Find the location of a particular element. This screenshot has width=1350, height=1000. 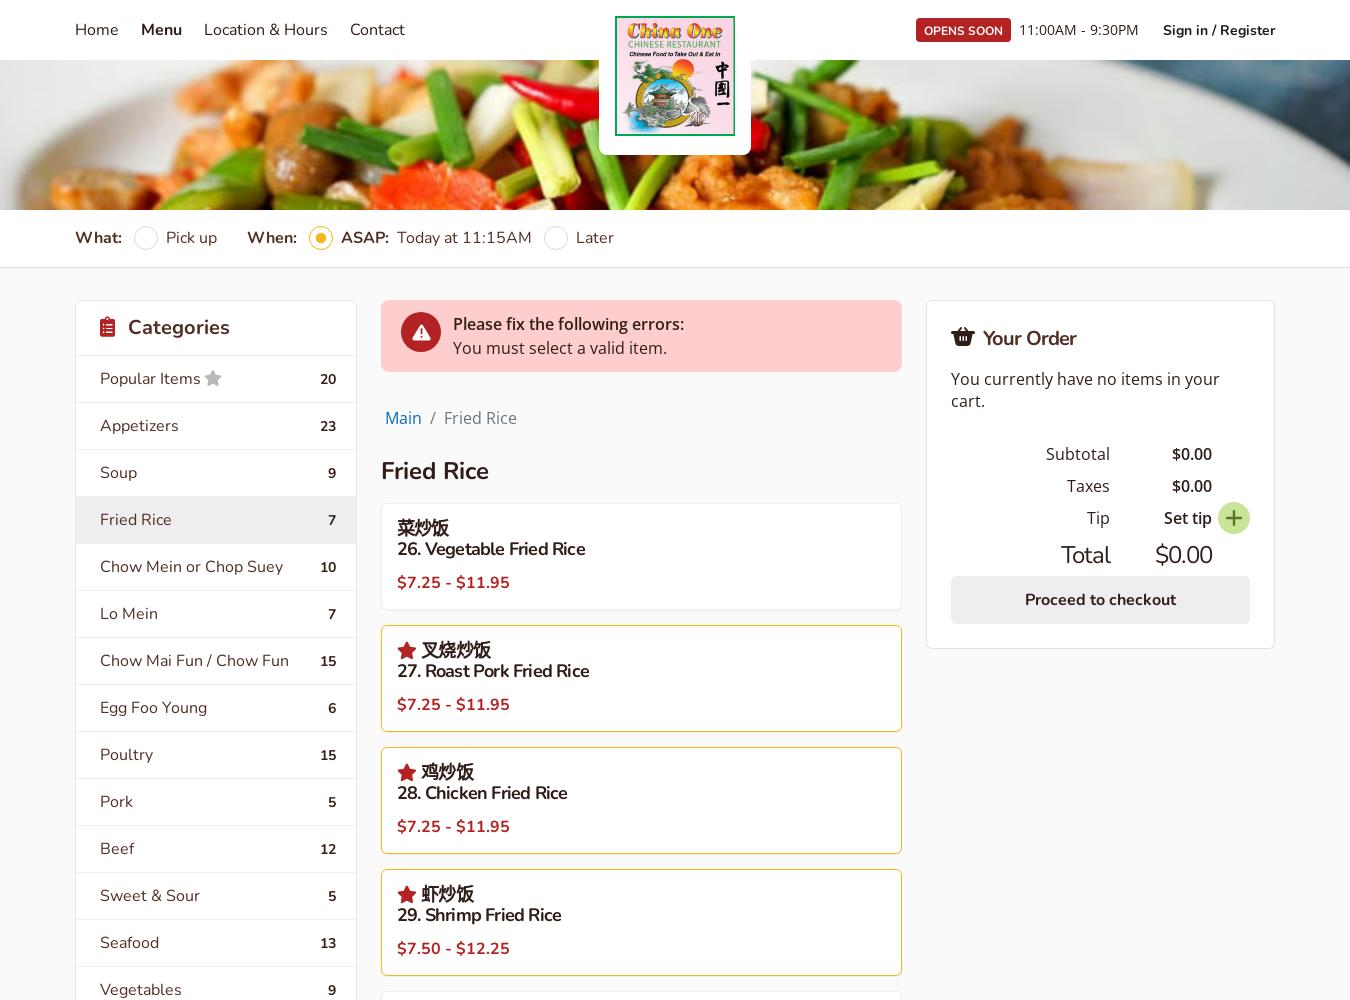

'23' is located at coordinates (327, 425).